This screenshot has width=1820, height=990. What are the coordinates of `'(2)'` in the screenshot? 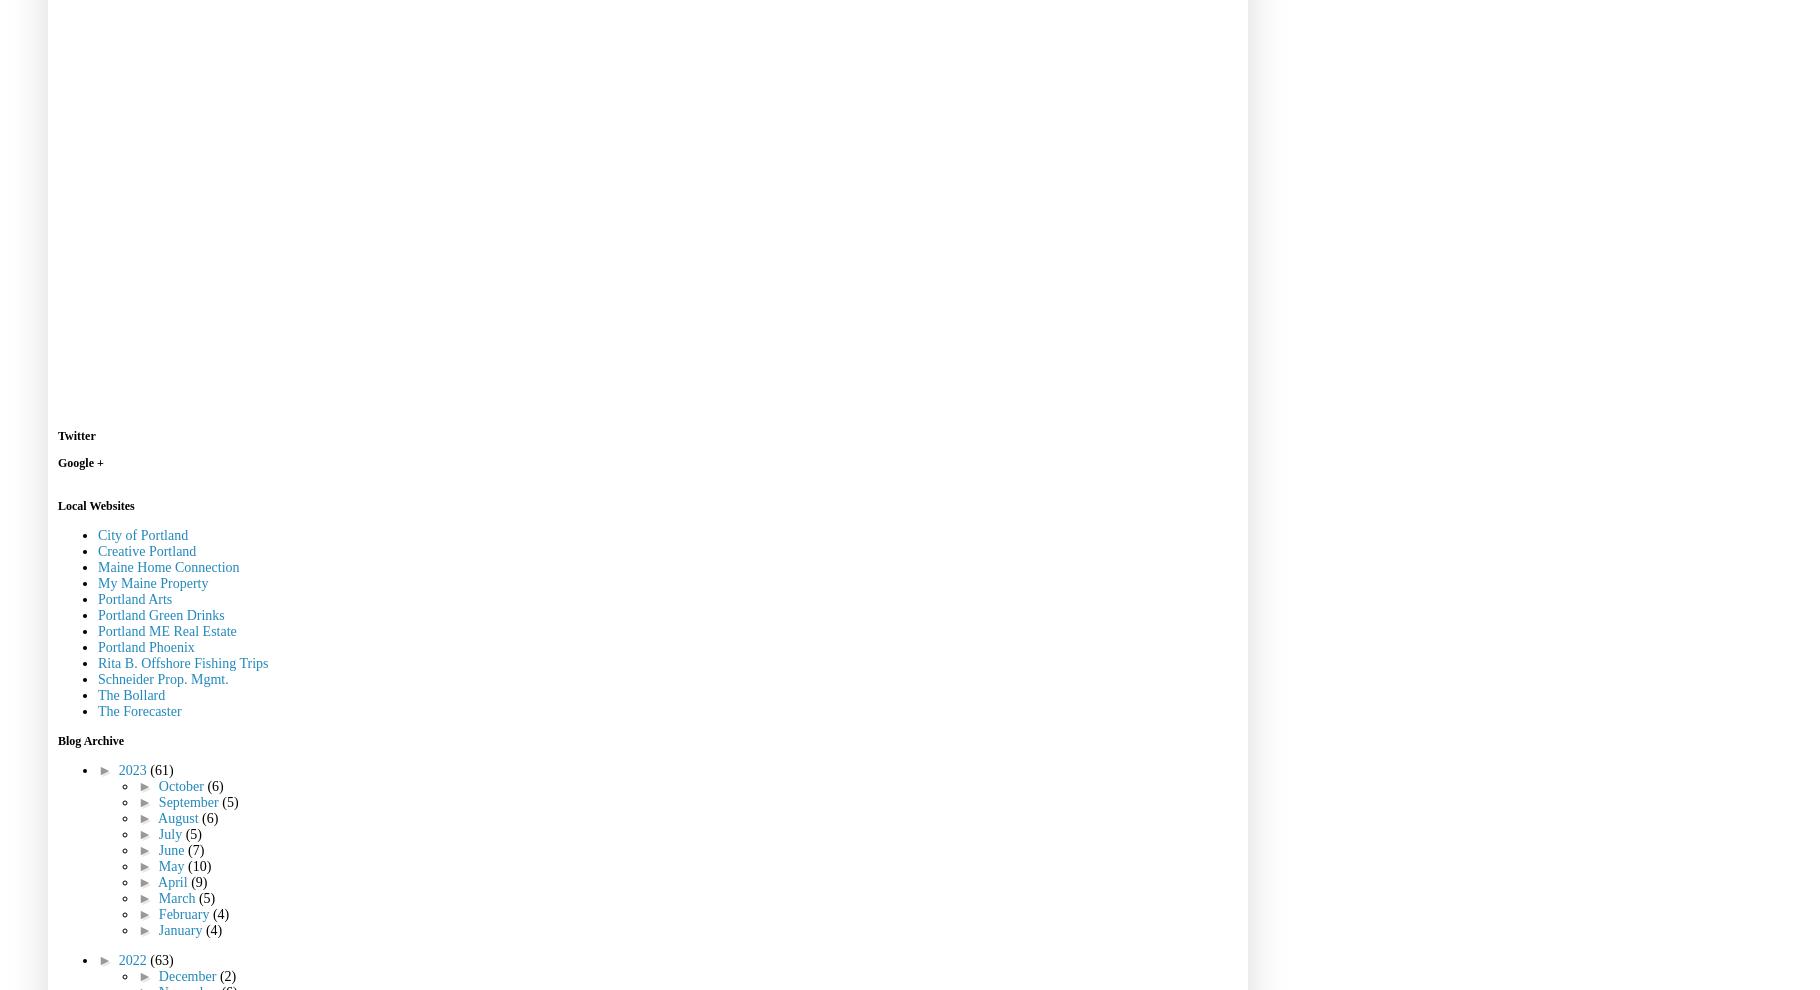 It's located at (227, 975).